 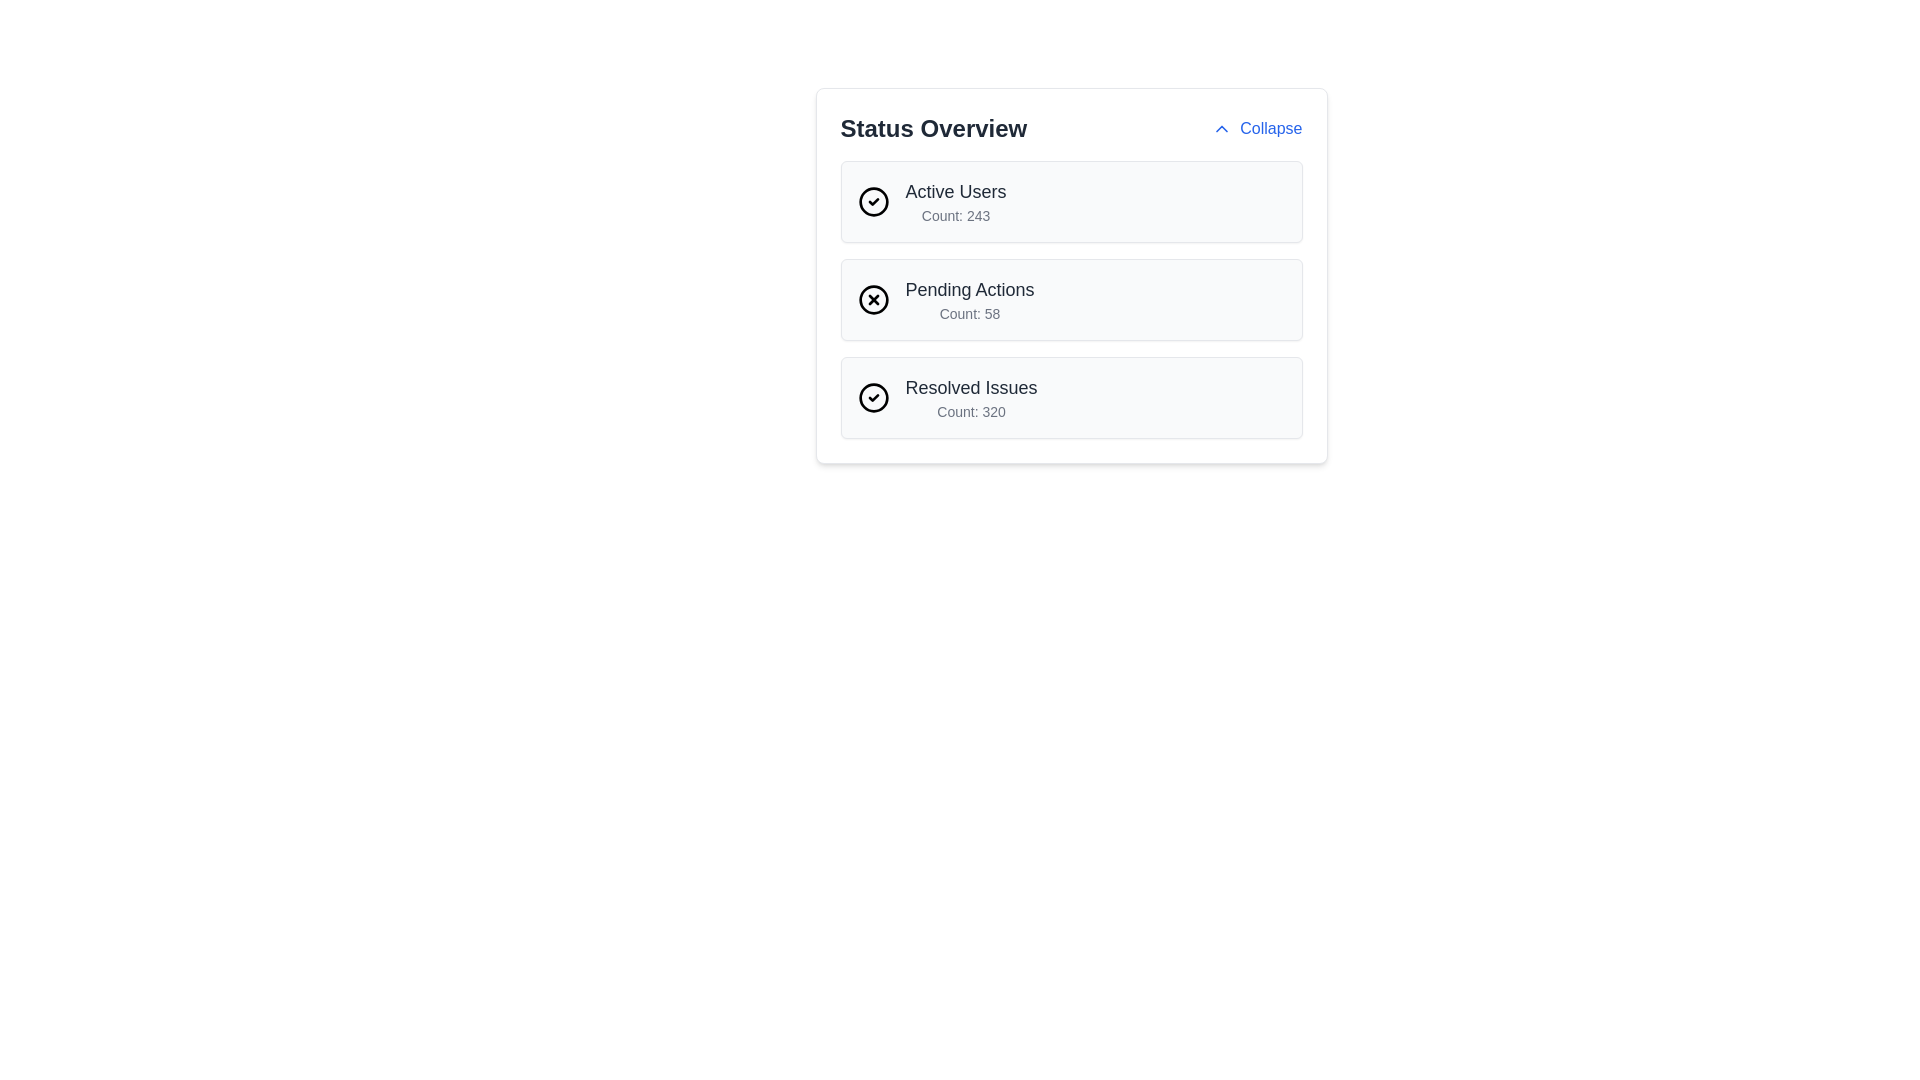 I want to click on the circular icon with a cross symbol, which has a black outline and yellowish coloration, located to the left of the text 'Pending Actions Count: 58', so click(x=873, y=300).